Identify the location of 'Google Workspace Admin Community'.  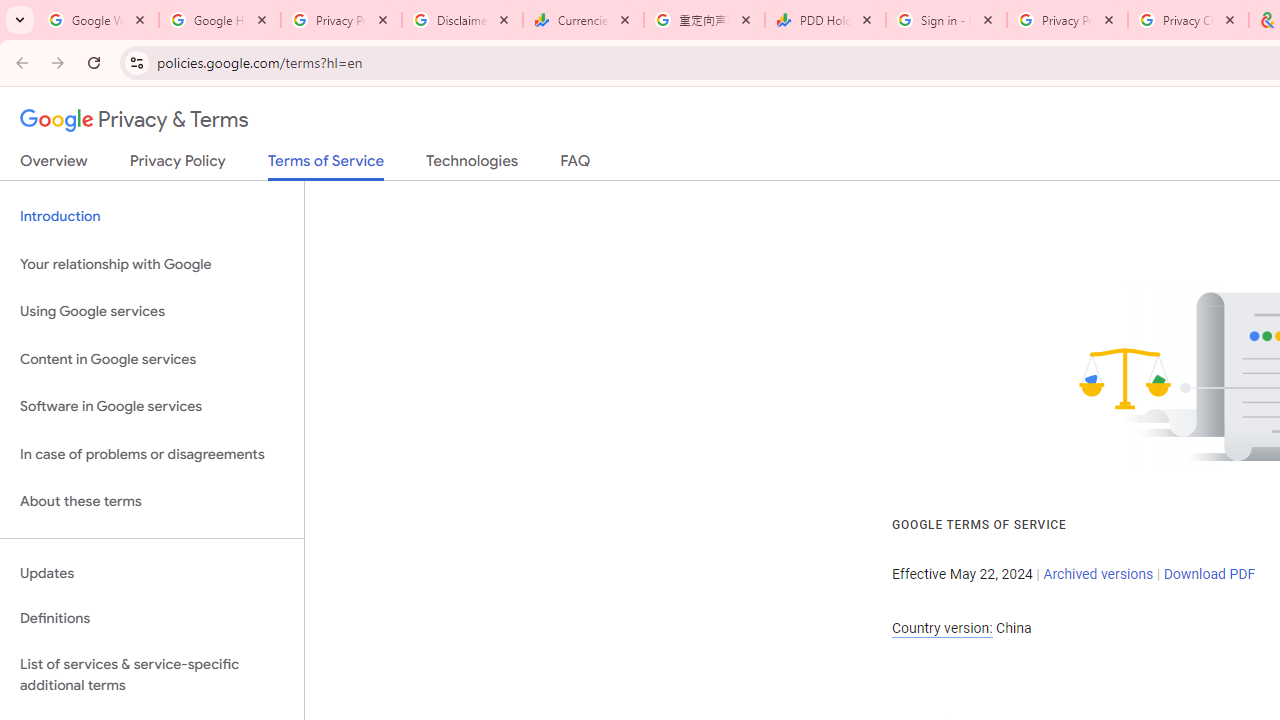
(96, 20).